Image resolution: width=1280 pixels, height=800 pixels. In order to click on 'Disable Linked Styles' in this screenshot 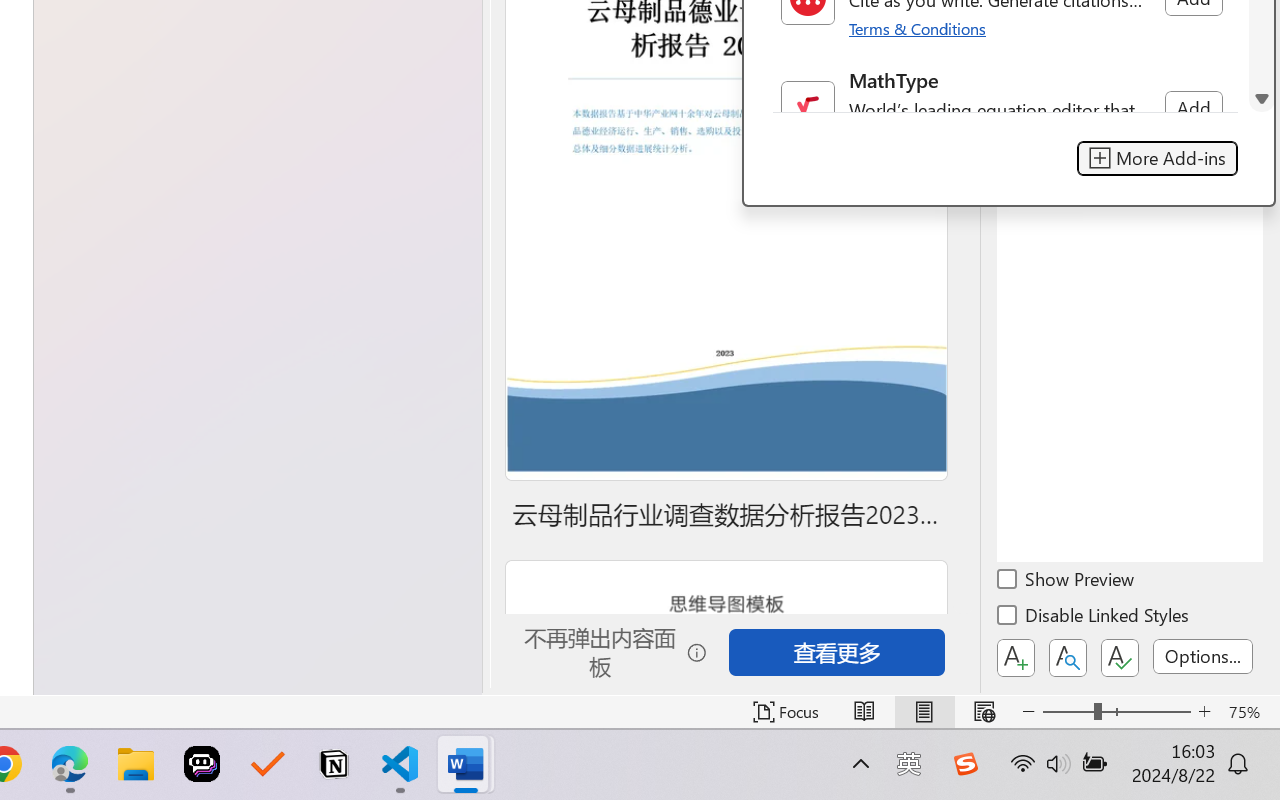, I will do `click(1094, 618)`.